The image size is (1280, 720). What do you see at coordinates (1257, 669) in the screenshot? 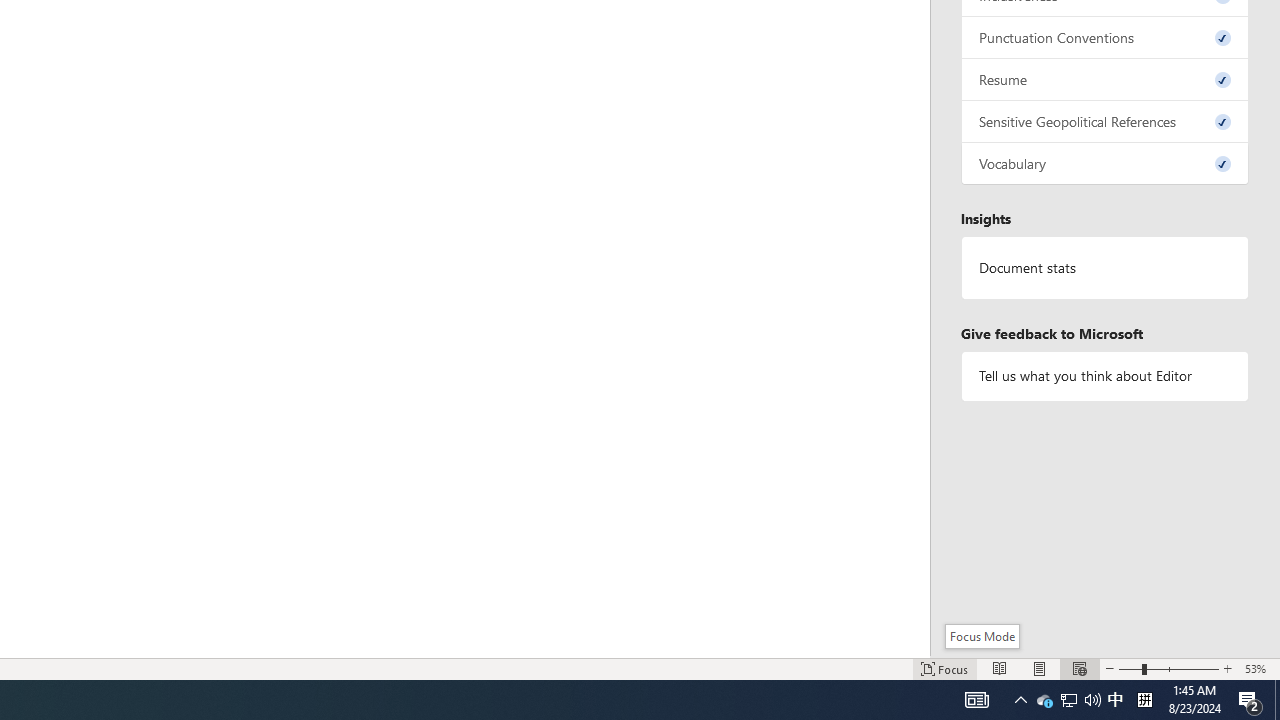
I see `'Zoom 53%'` at bounding box center [1257, 669].